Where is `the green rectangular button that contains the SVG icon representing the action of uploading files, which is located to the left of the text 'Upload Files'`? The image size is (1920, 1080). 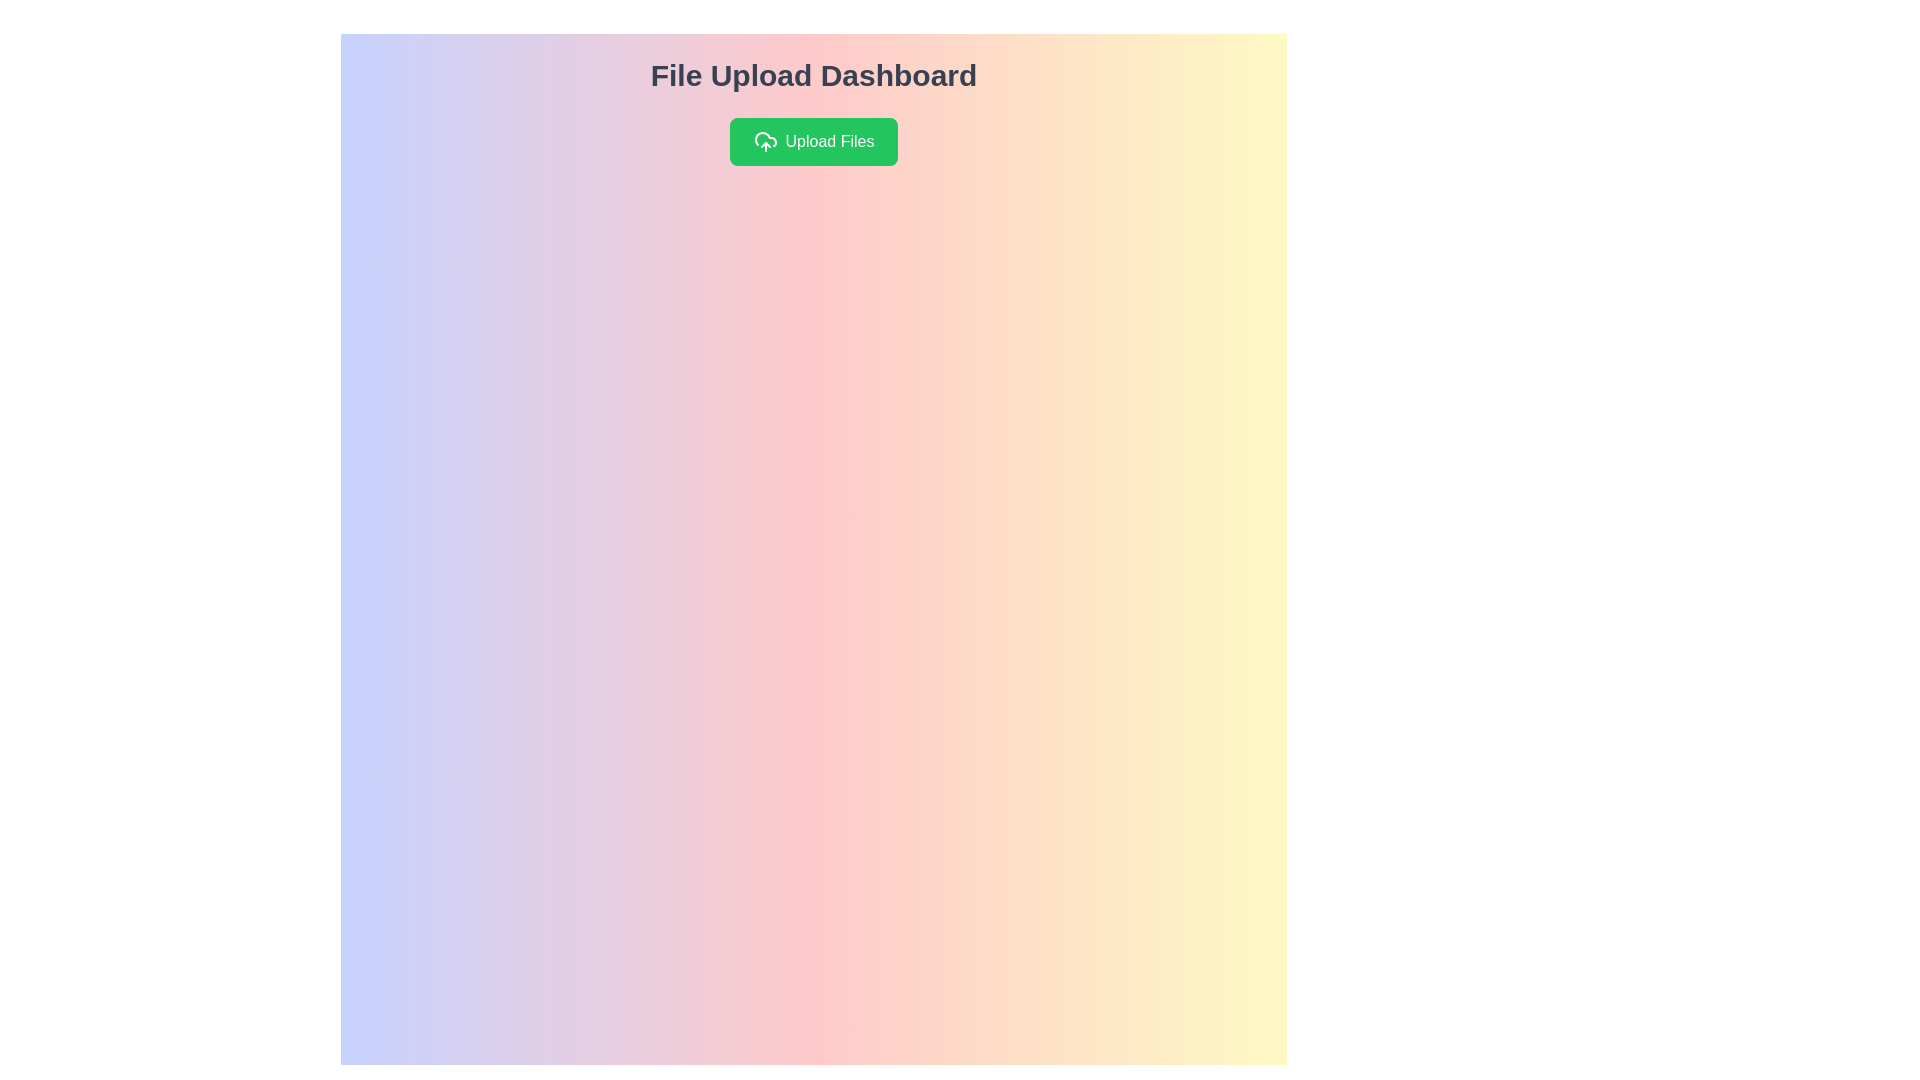 the green rectangular button that contains the SVG icon representing the action of uploading files, which is located to the left of the text 'Upload Files' is located at coordinates (764, 141).